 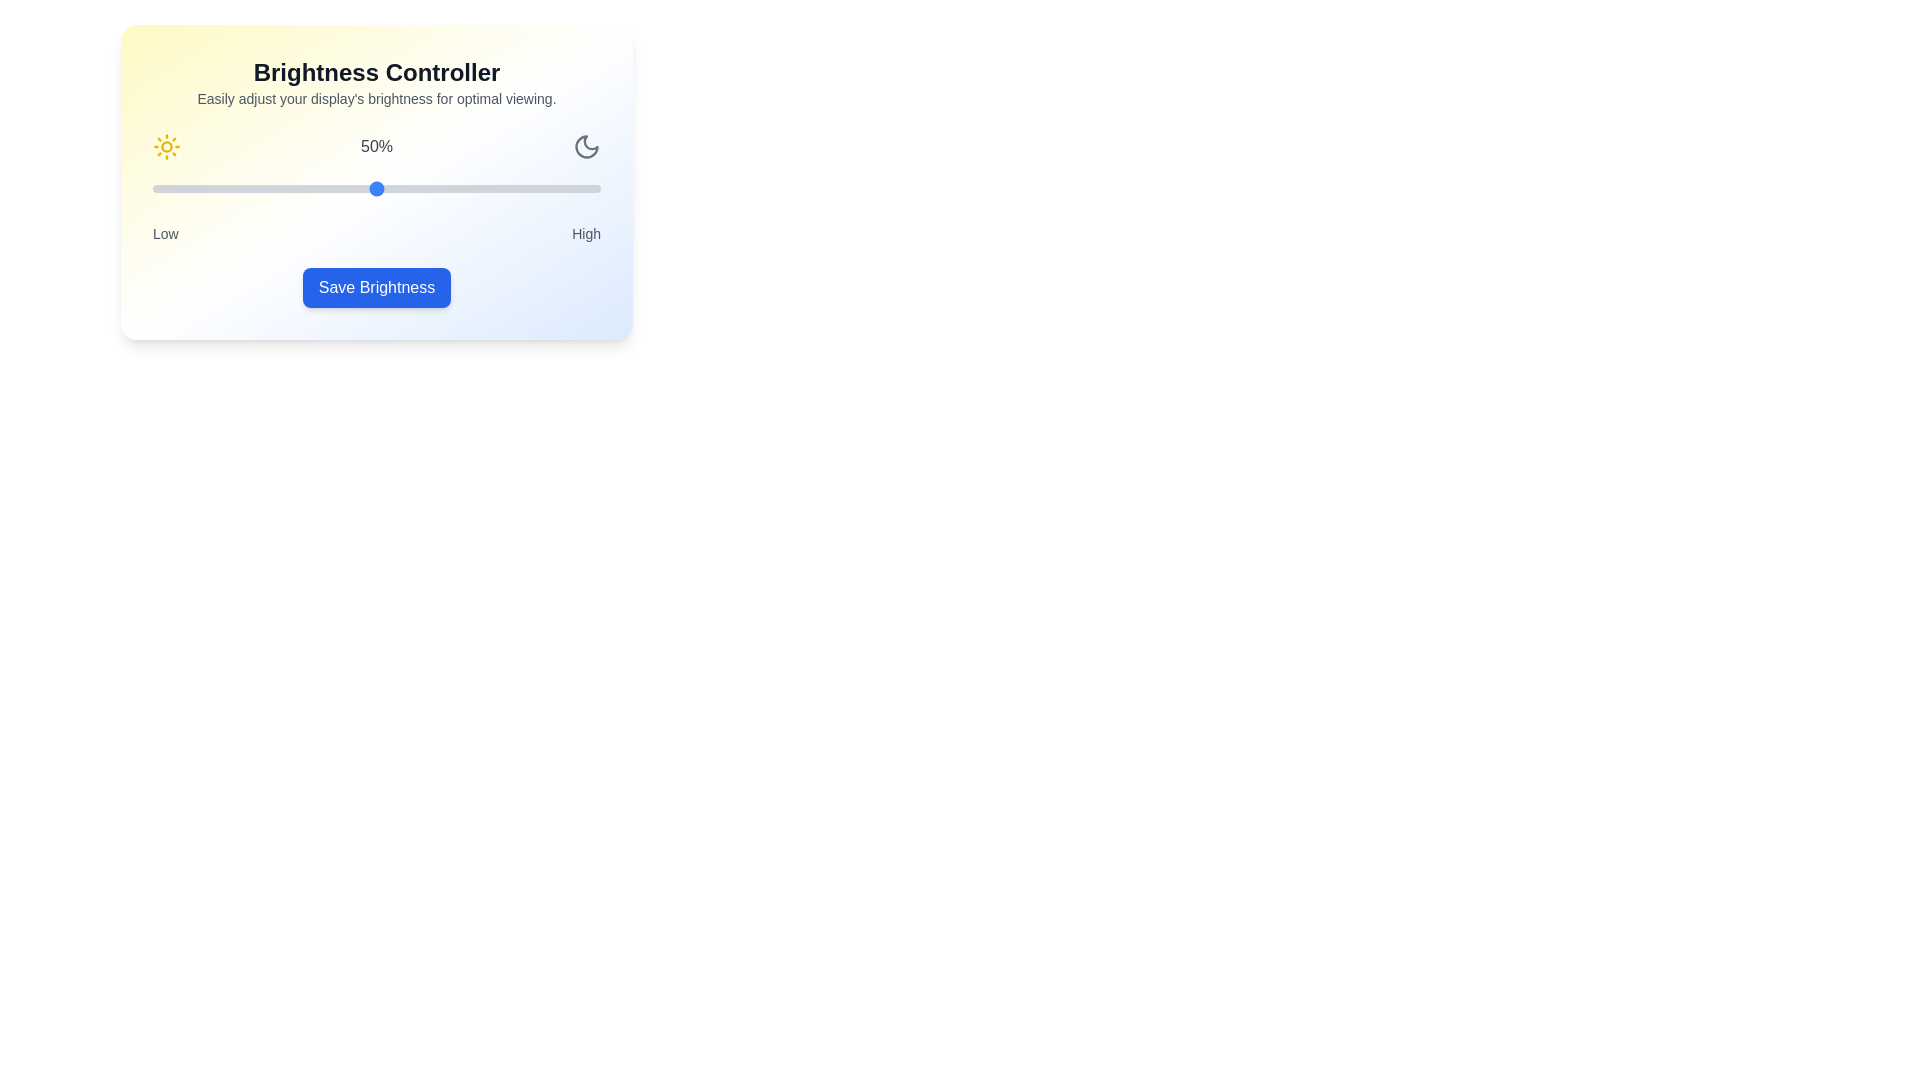 What do you see at coordinates (591, 189) in the screenshot?
I see `the brightness slider to 98%` at bounding box center [591, 189].